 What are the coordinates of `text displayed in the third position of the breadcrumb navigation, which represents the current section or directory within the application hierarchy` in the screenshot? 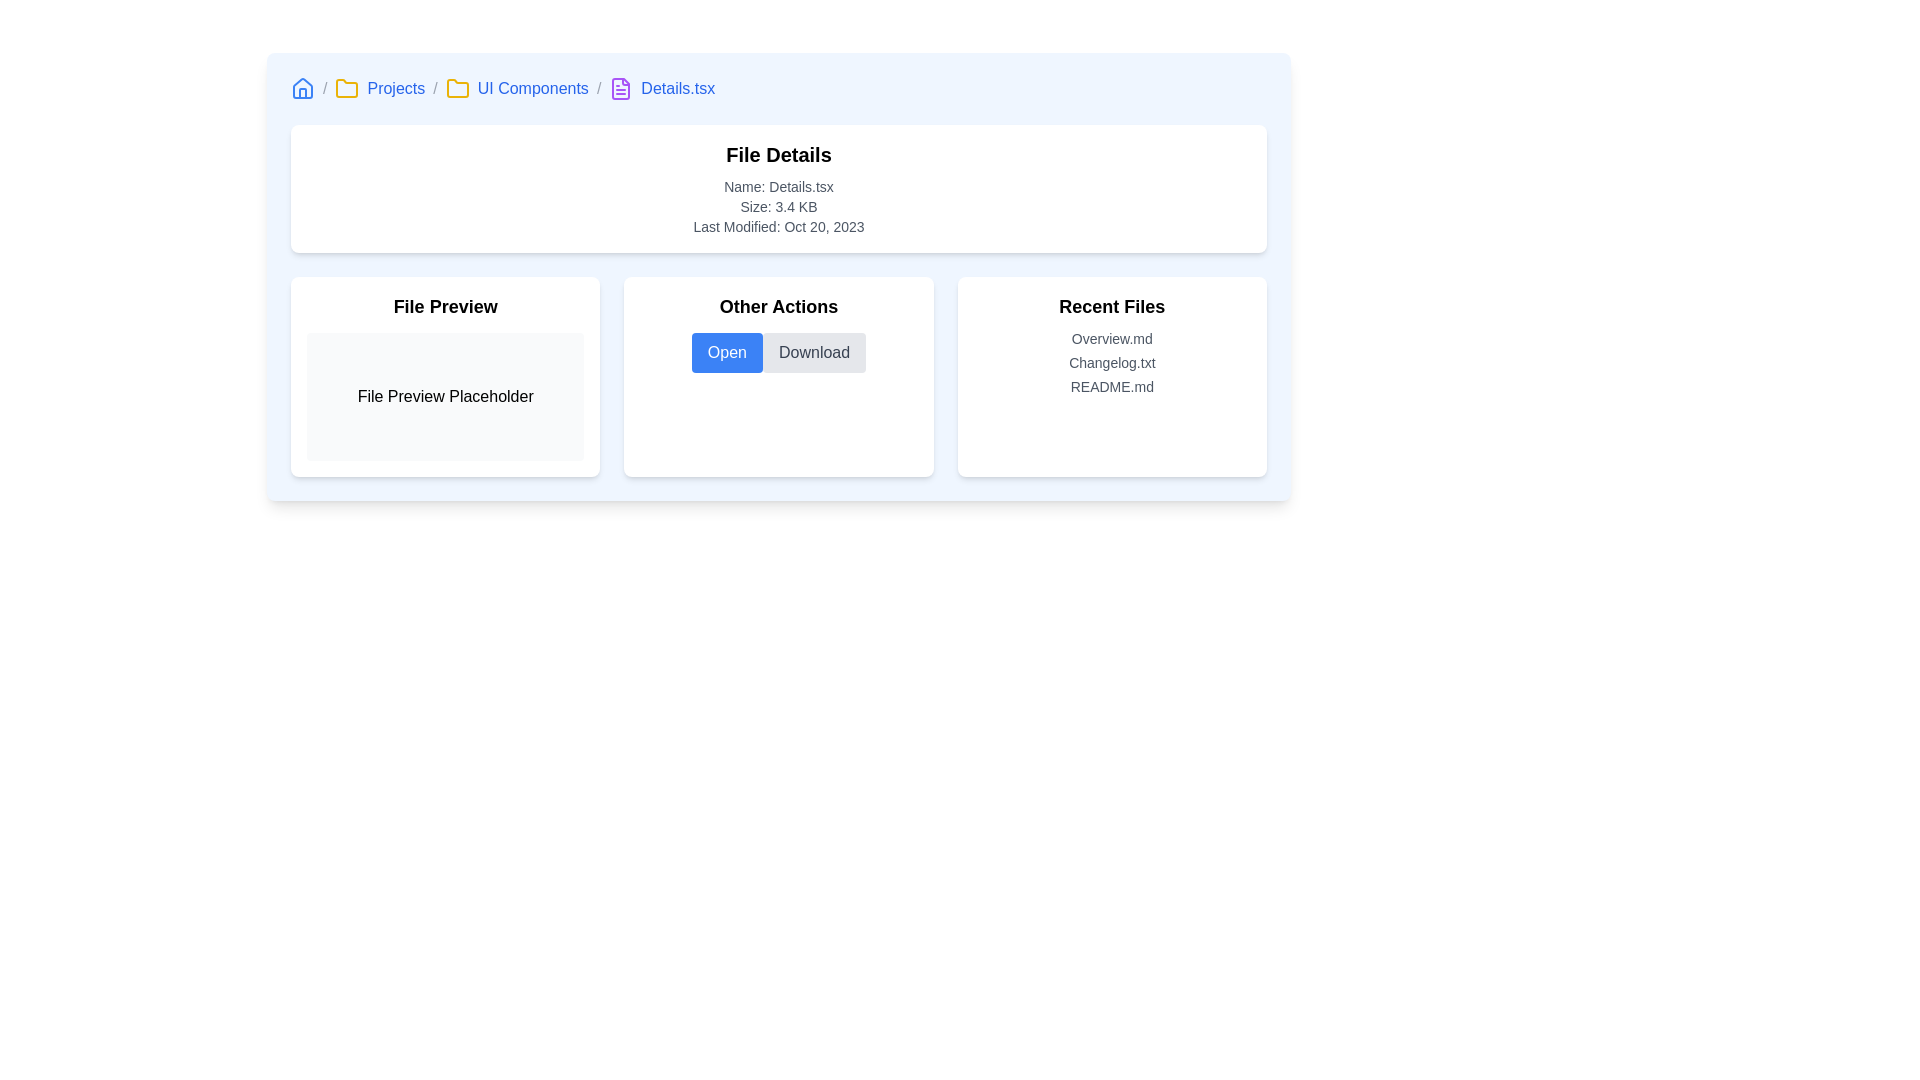 It's located at (533, 87).